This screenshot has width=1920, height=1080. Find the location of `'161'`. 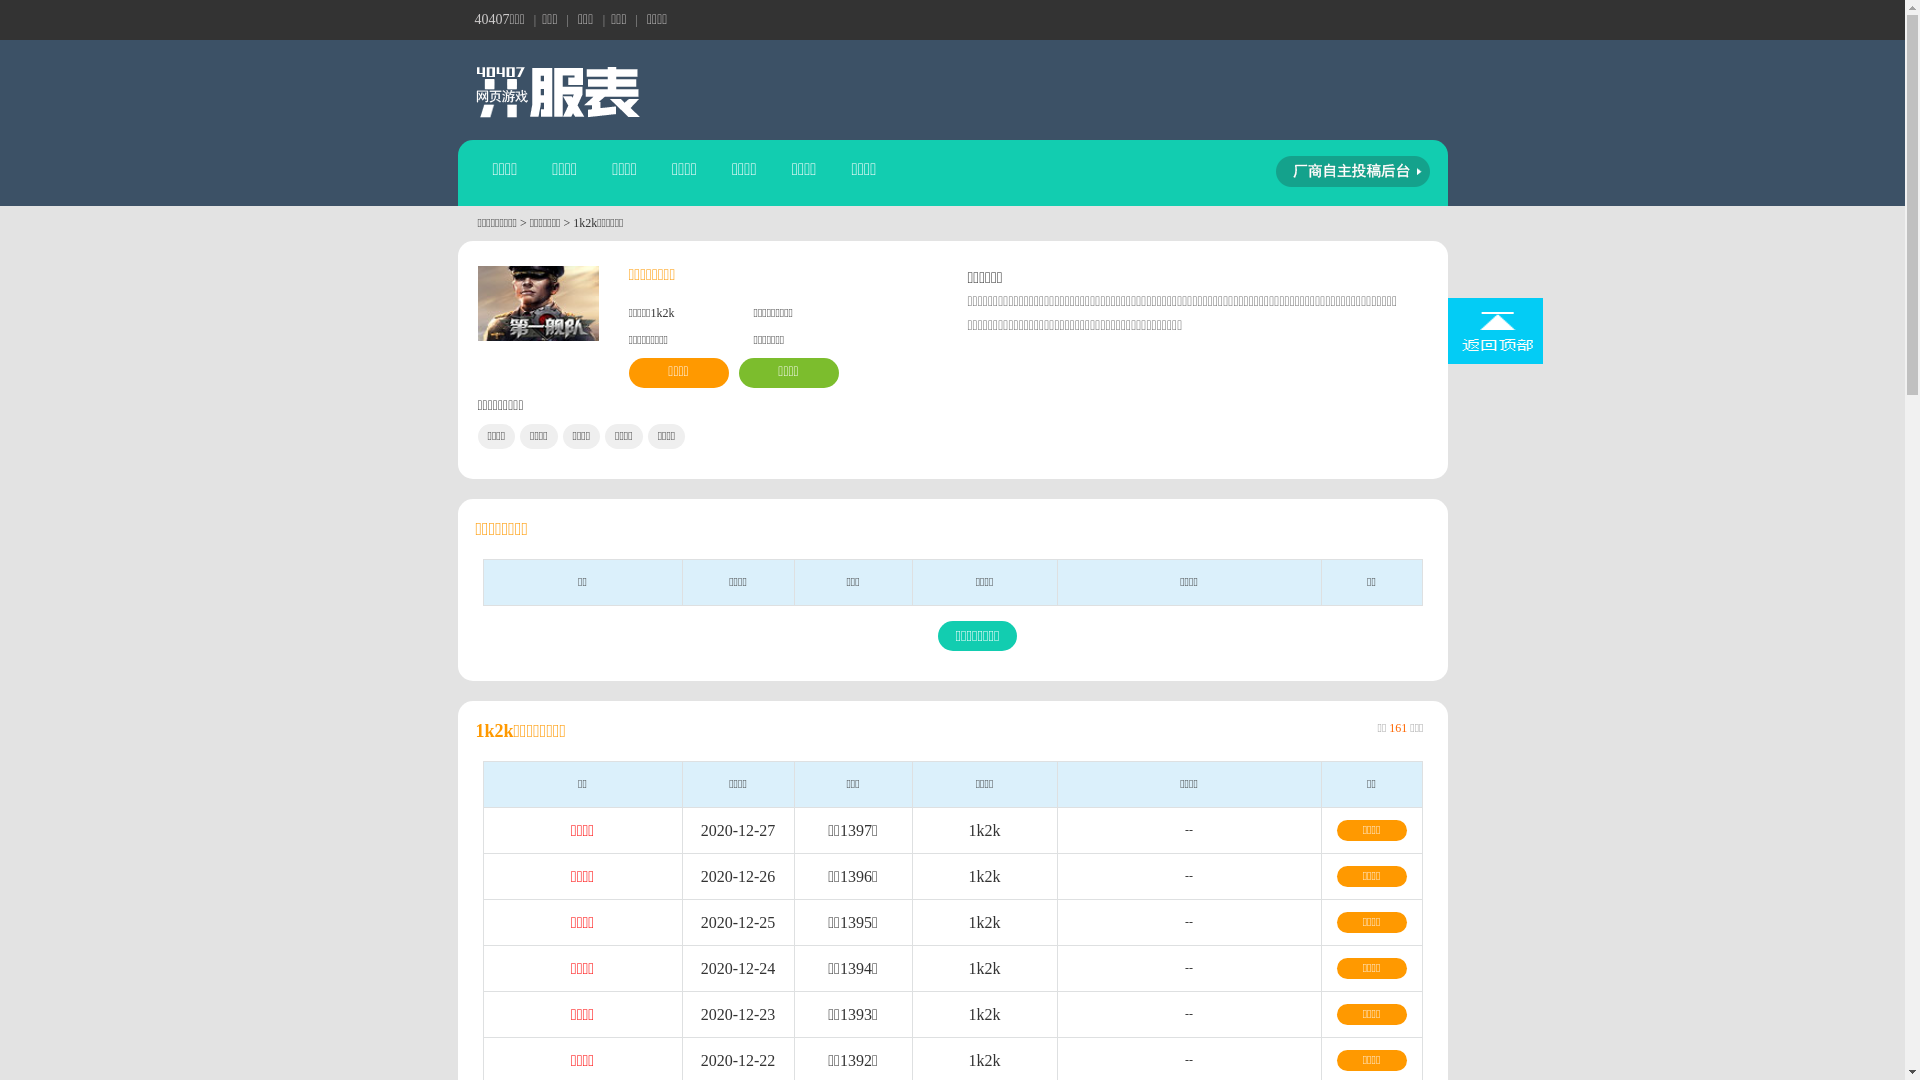

'161' is located at coordinates (1396, 728).